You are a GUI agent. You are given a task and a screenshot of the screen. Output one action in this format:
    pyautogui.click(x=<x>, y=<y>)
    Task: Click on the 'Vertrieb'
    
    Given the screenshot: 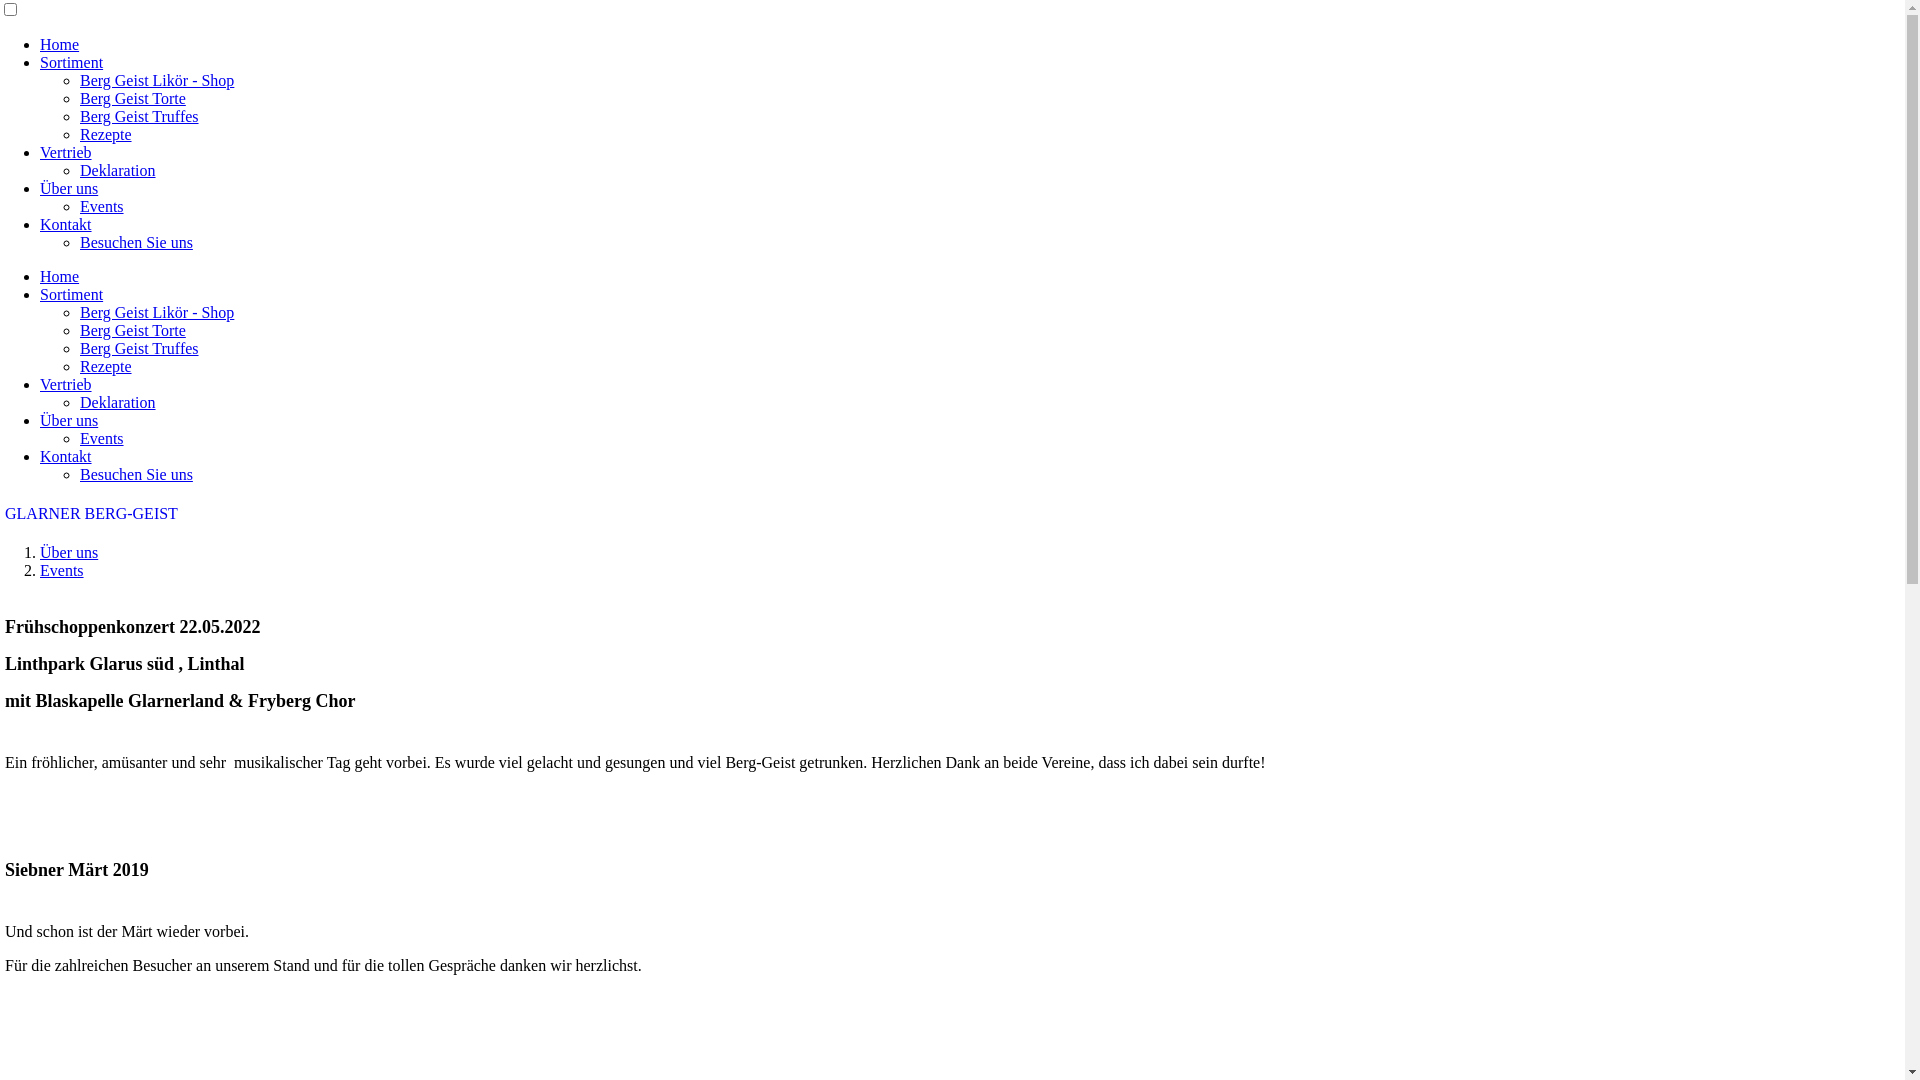 What is the action you would take?
    pyautogui.click(x=39, y=151)
    